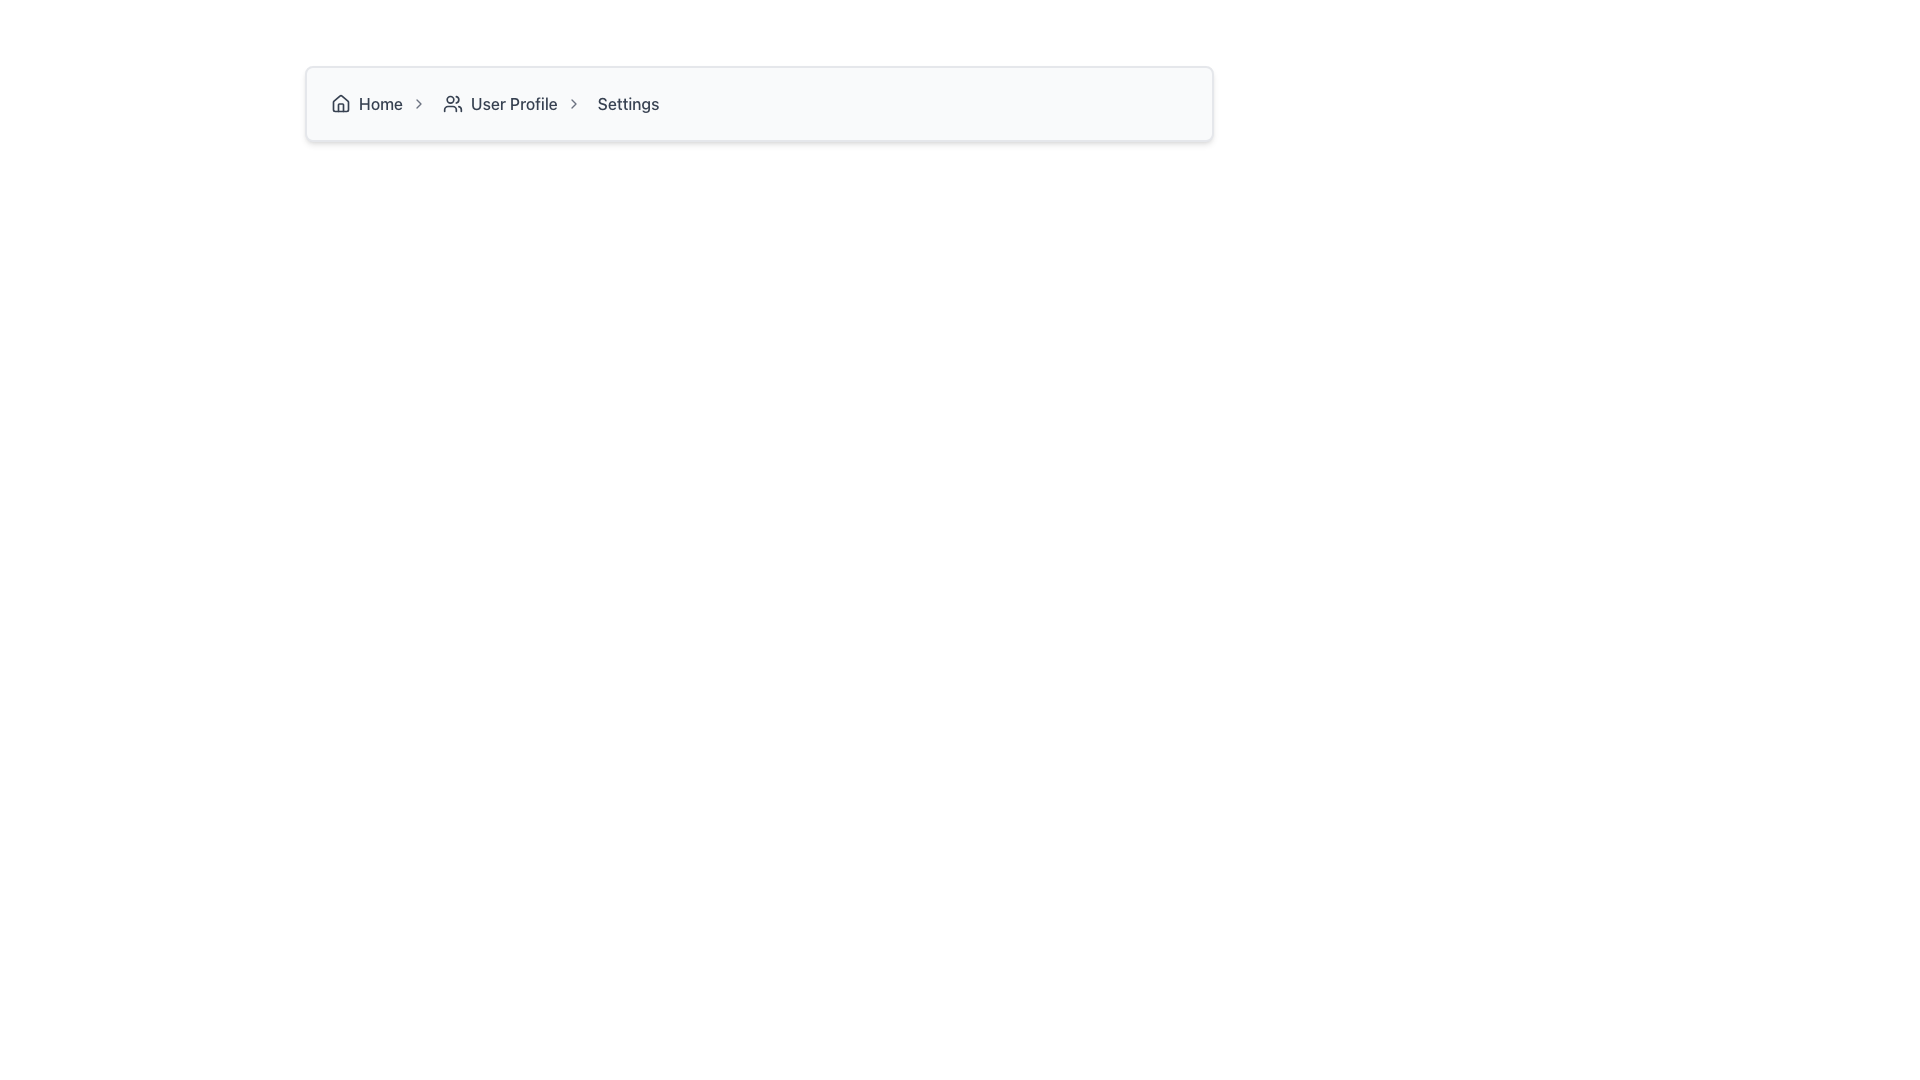  Describe the element at coordinates (340, 104) in the screenshot. I see `the house icon in the breadcrumb navigation bar` at that location.